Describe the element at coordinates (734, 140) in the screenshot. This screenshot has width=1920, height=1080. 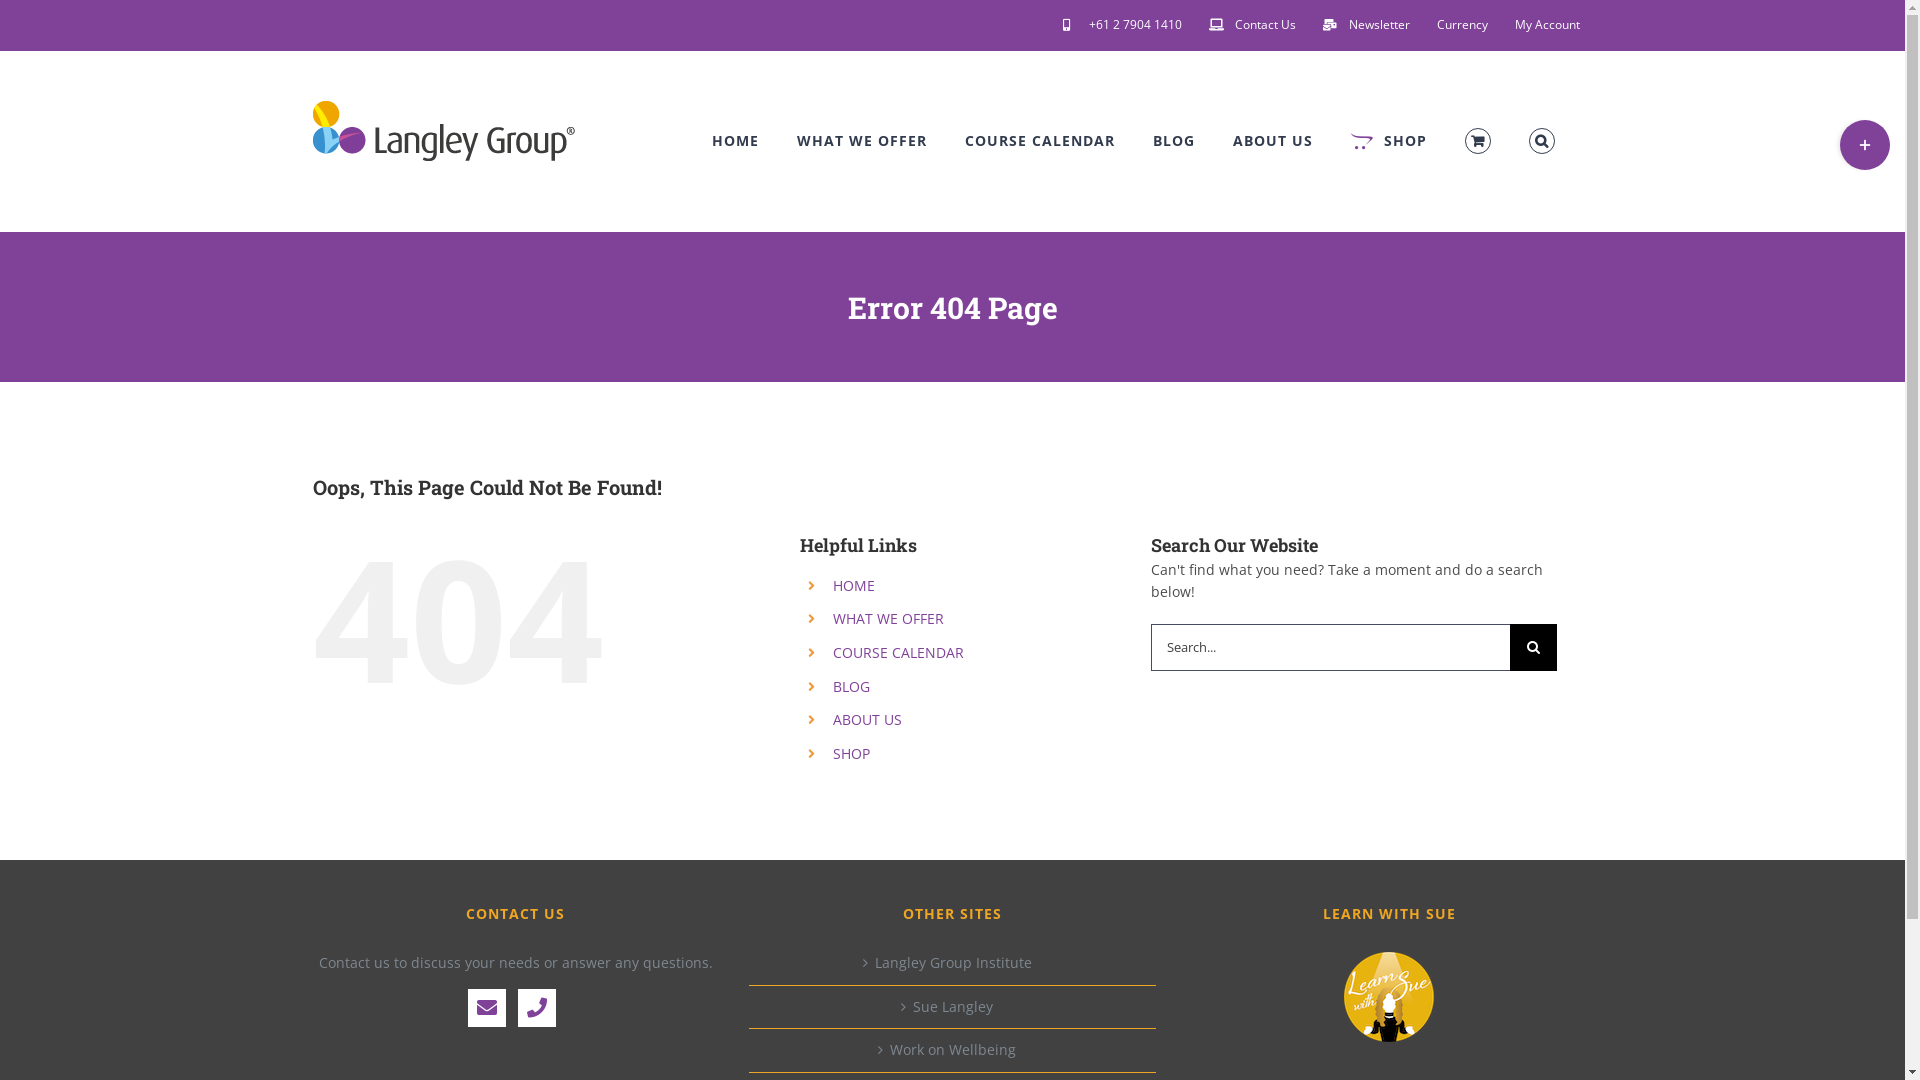
I see `'HOME'` at that location.